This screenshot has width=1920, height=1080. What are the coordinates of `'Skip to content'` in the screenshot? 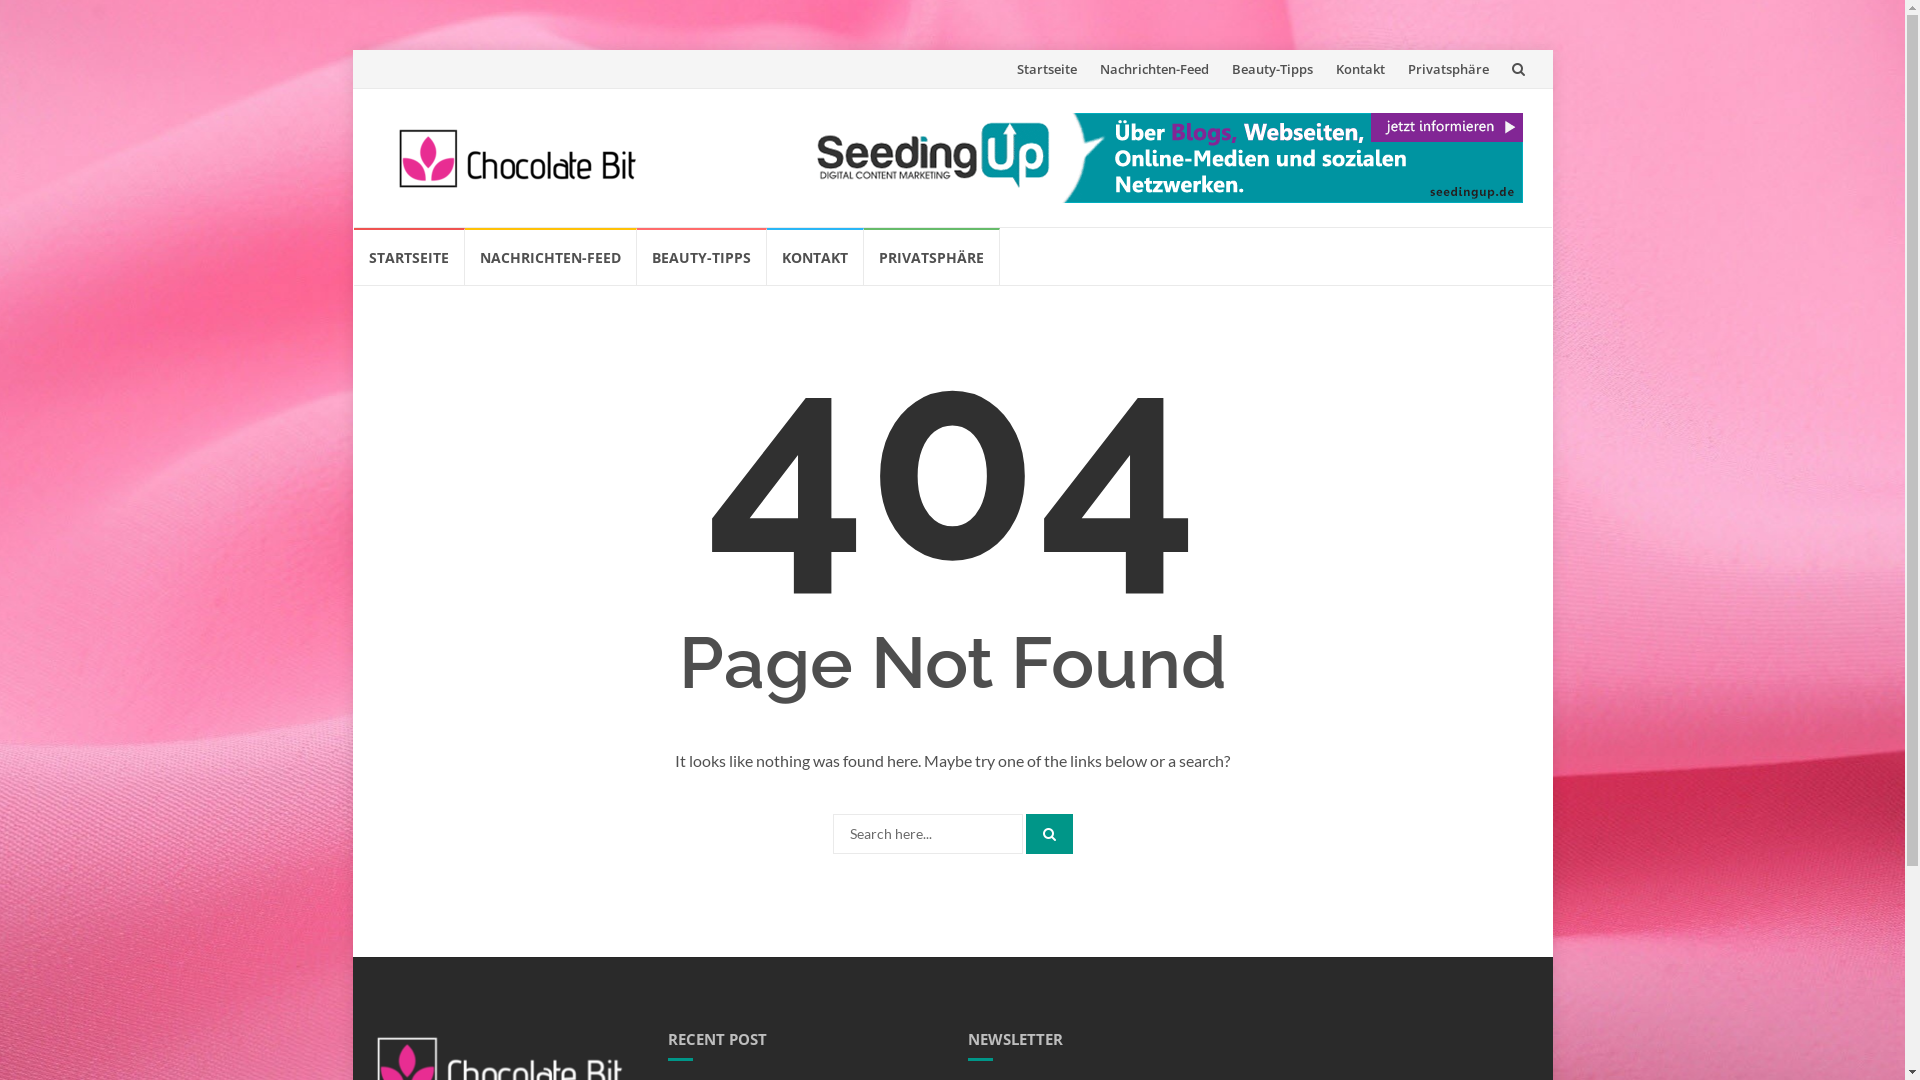 It's located at (352, 226).